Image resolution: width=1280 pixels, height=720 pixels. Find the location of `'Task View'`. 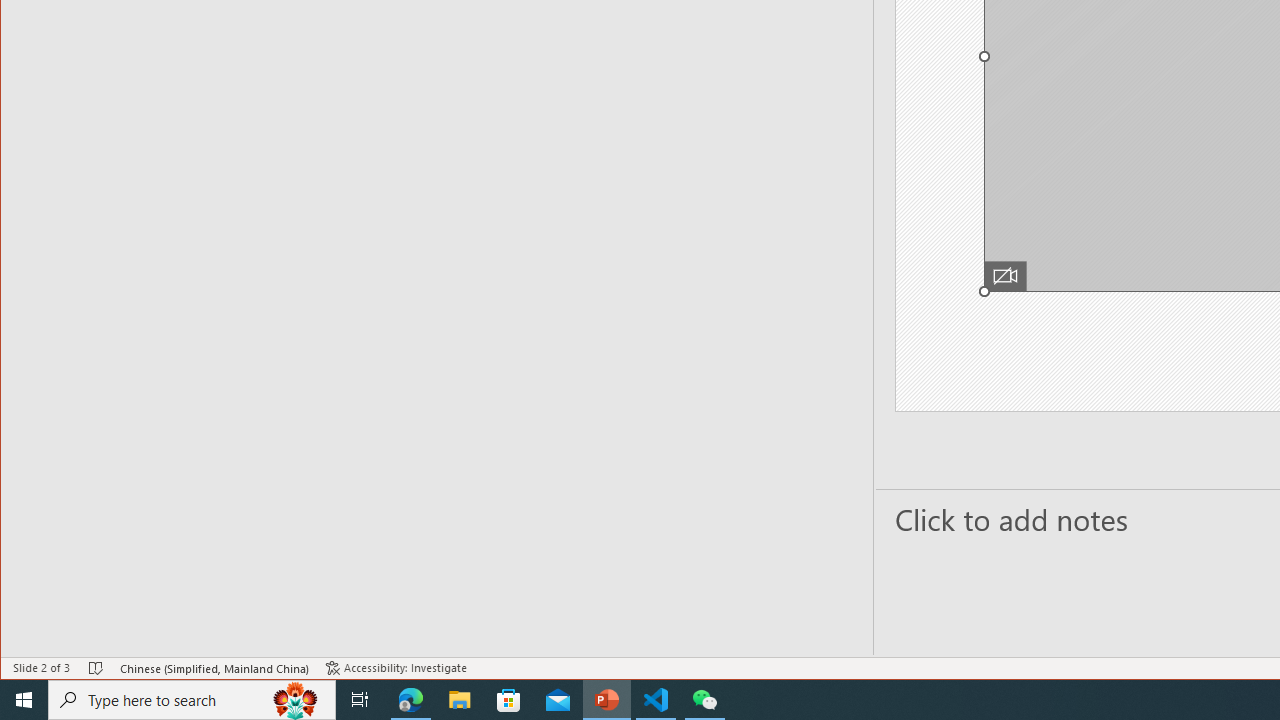

'Task View' is located at coordinates (359, 698).